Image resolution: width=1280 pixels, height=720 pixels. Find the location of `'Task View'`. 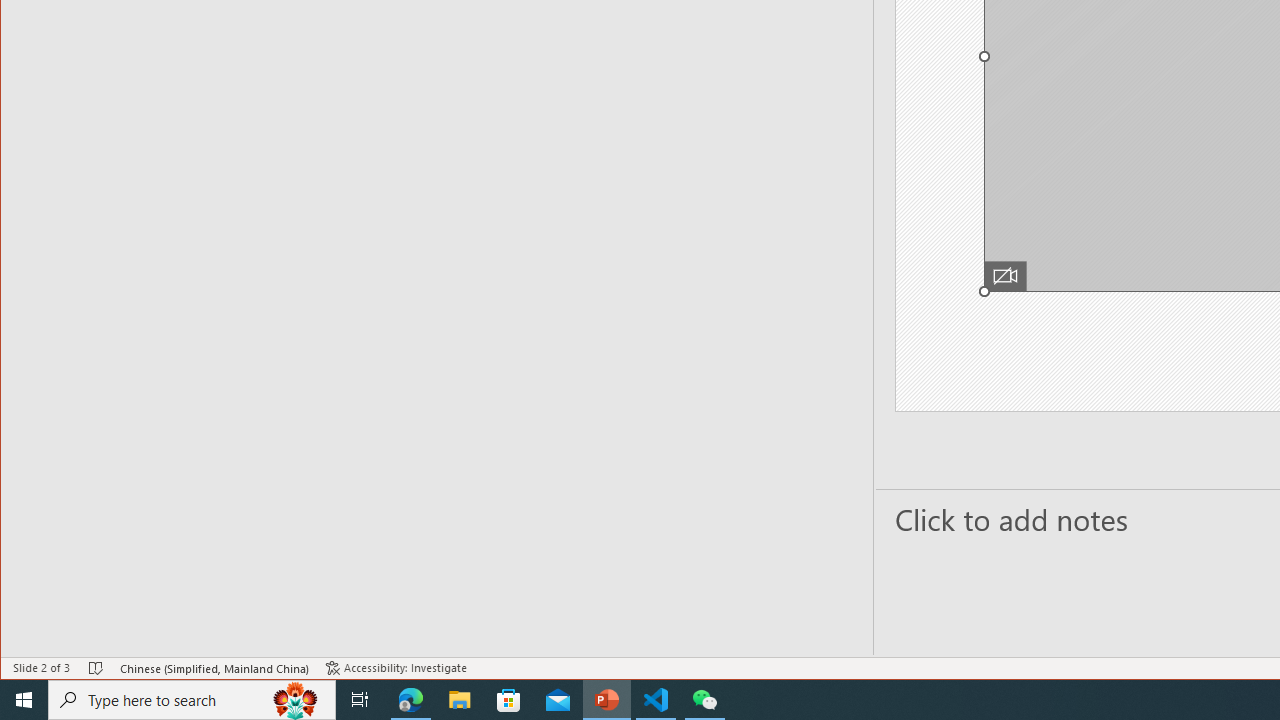

'Task View' is located at coordinates (359, 698).